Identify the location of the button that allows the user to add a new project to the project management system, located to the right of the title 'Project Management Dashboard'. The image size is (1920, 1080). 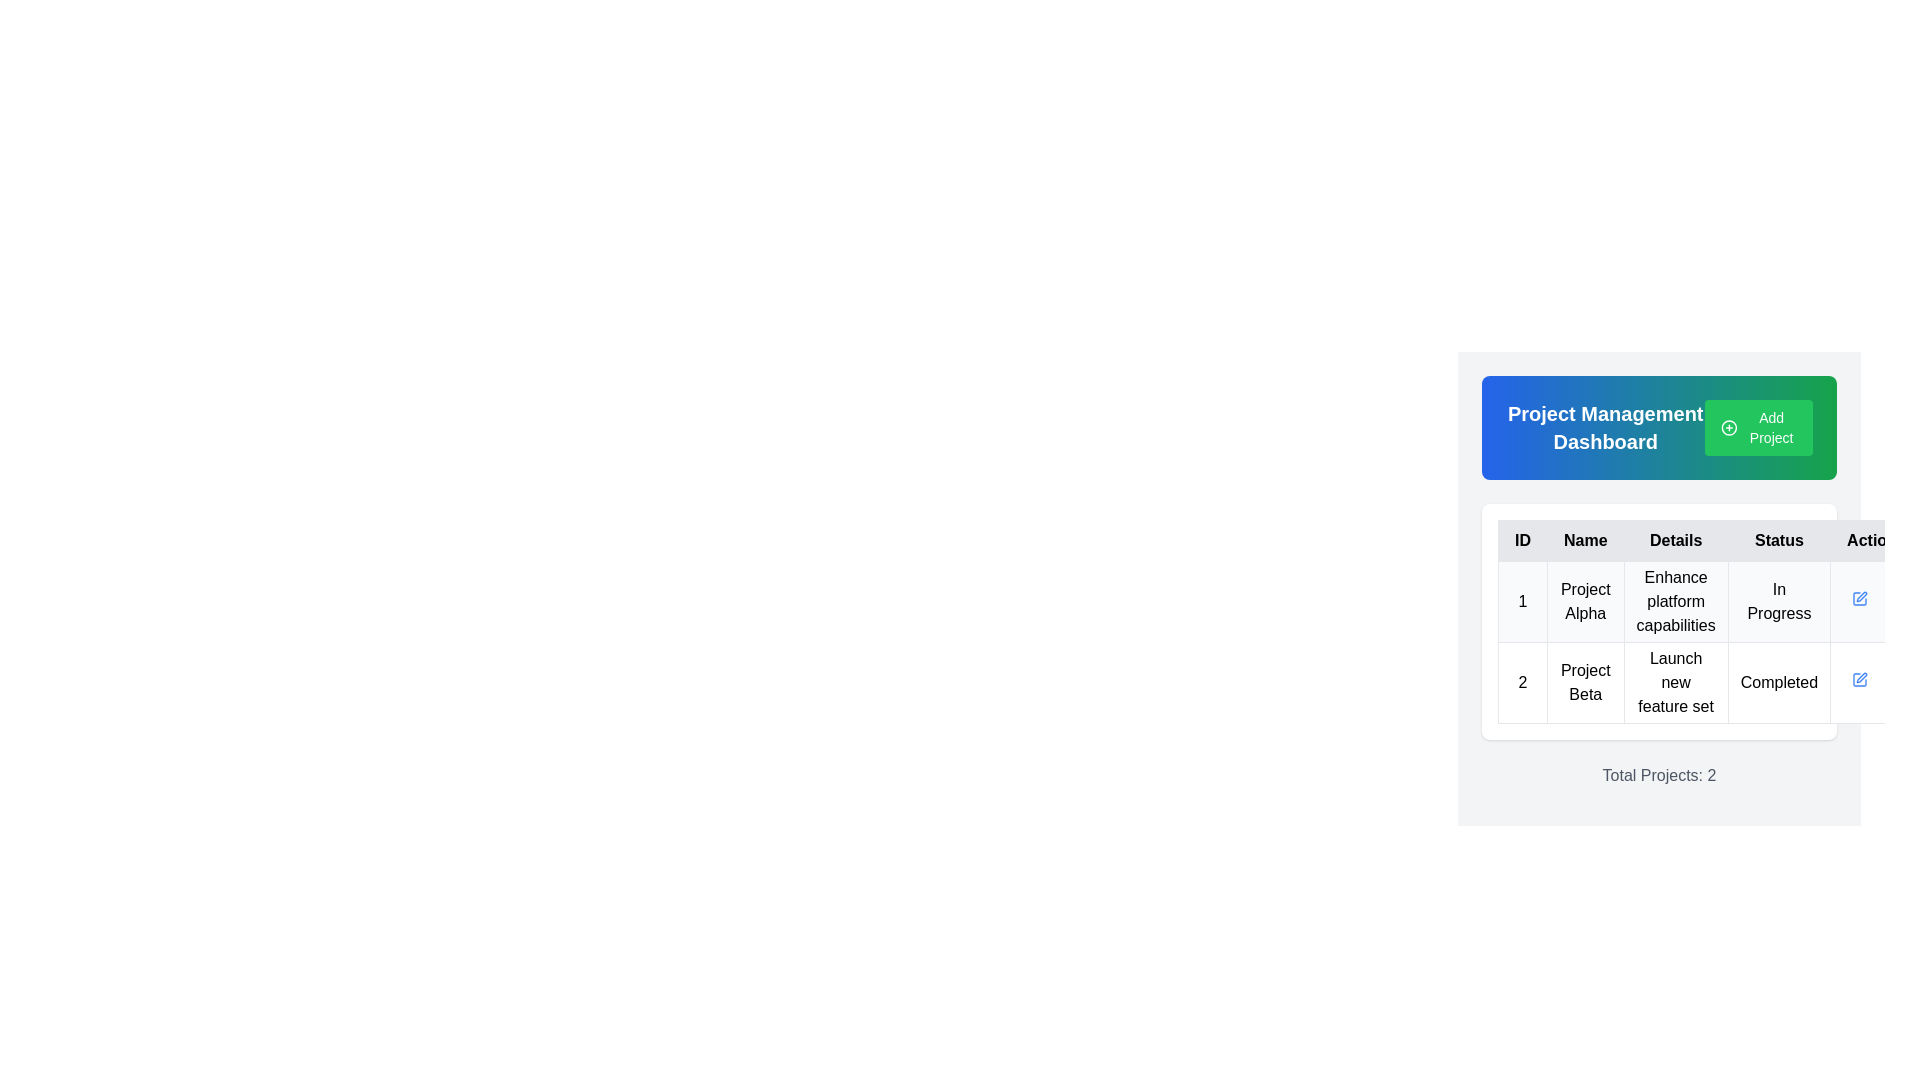
(1758, 427).